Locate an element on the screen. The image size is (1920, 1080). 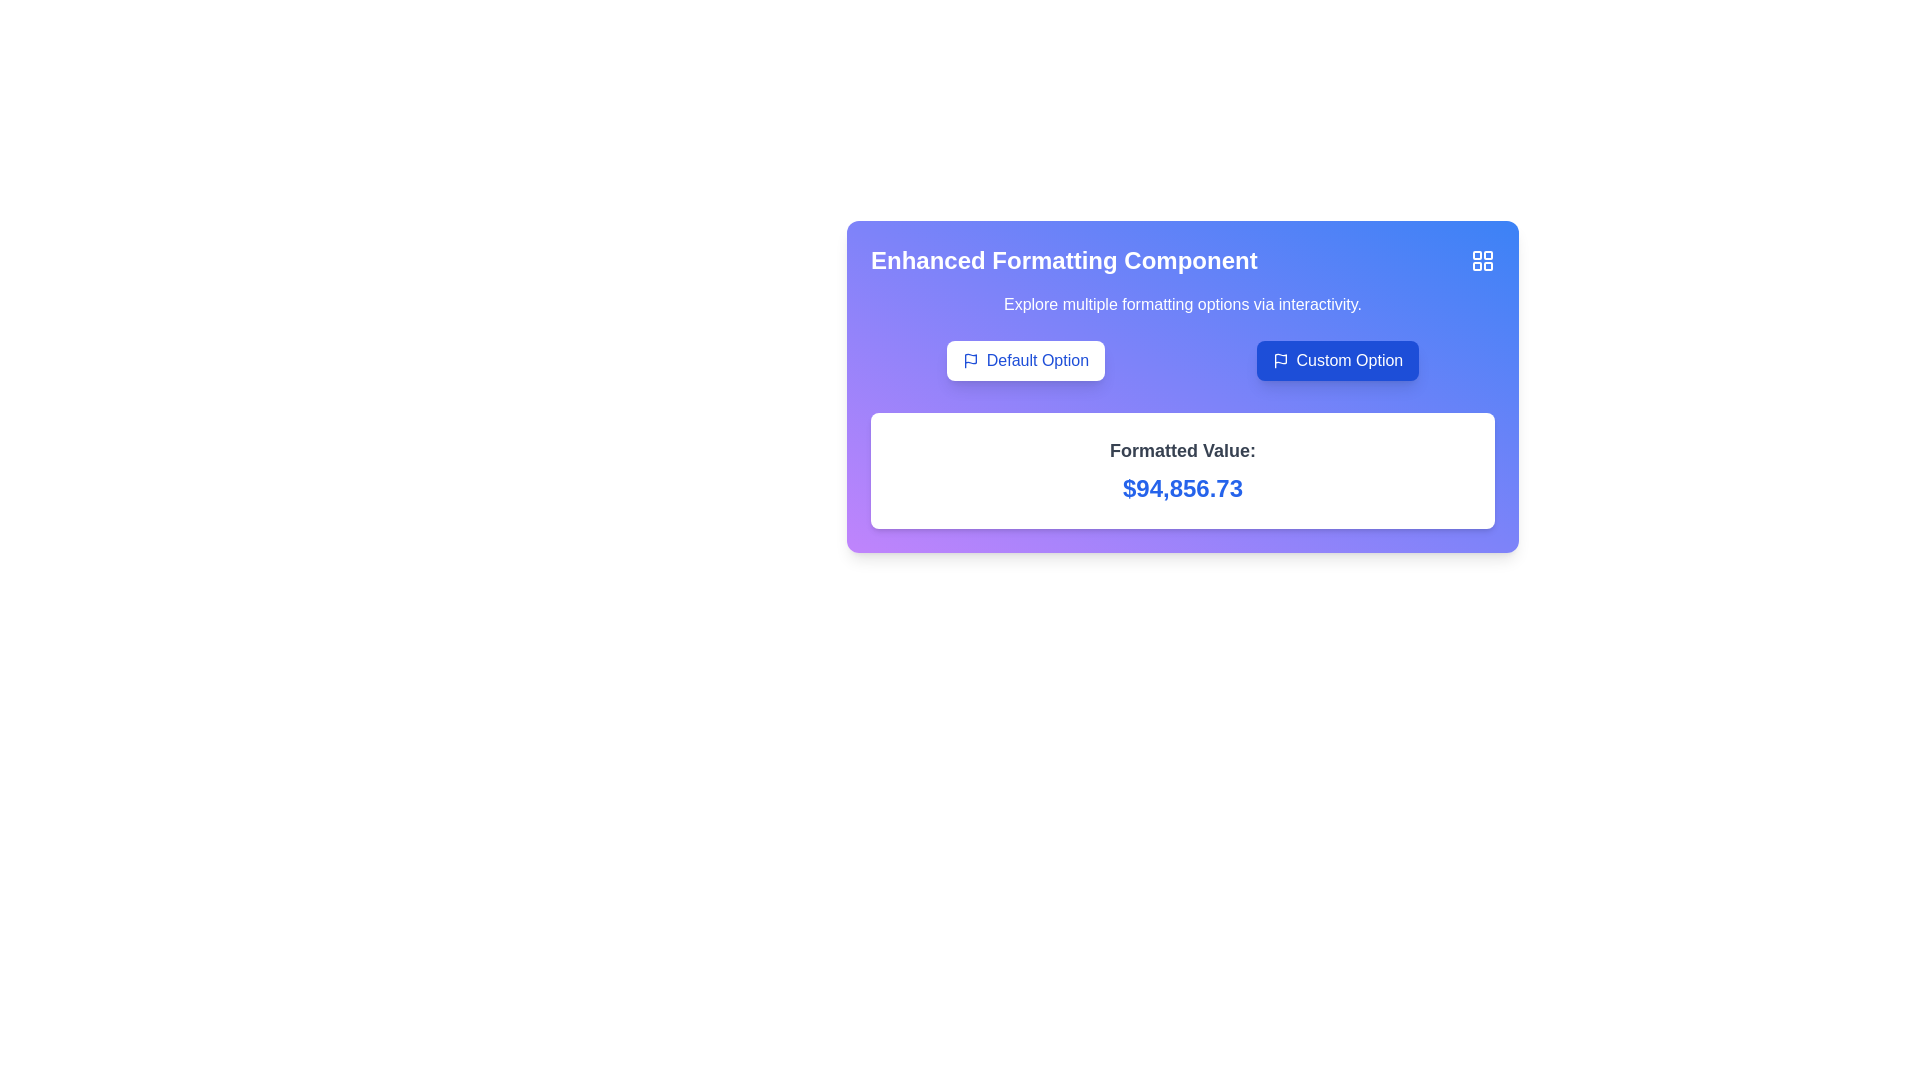
the static text displaying the monetary value '$94,856.73', which is bold and blue, located beneath the label 'Formatted Value' is located at coordinates (1182, 489).